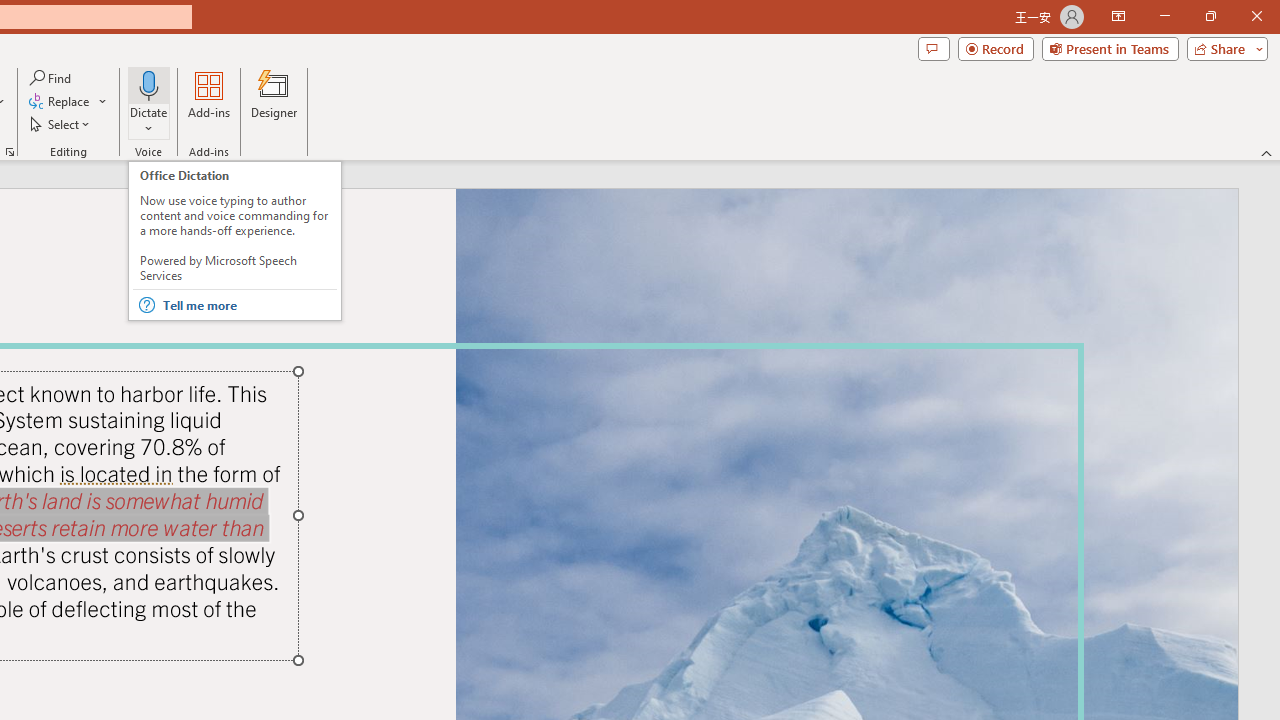  I want to click on 'Tell me more', so click(247, 305).